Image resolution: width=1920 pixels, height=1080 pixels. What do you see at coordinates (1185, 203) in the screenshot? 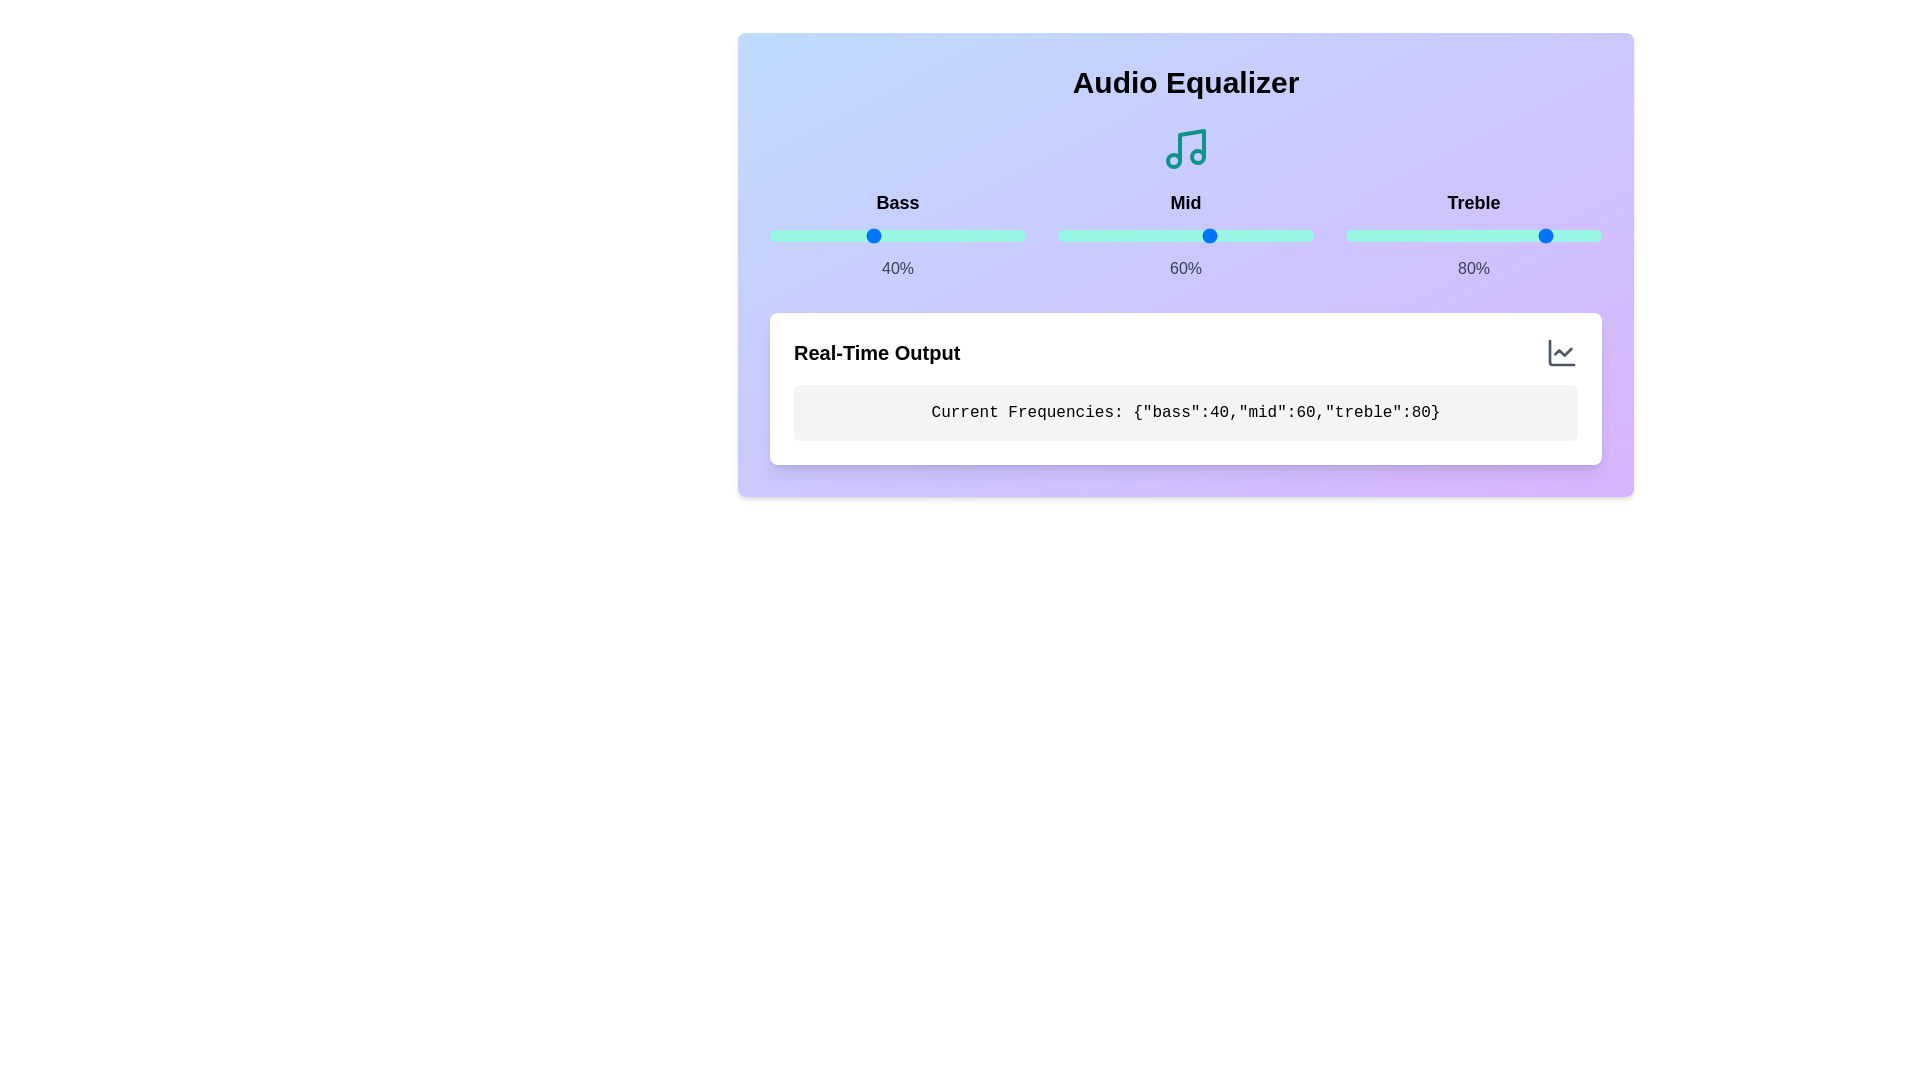
I see `the text label that indicates the middle frequency range control within the audio equalizer interface, which is centrally located between the 'Bass' and 'Treble' sections` at bounding box center [1185, 203].